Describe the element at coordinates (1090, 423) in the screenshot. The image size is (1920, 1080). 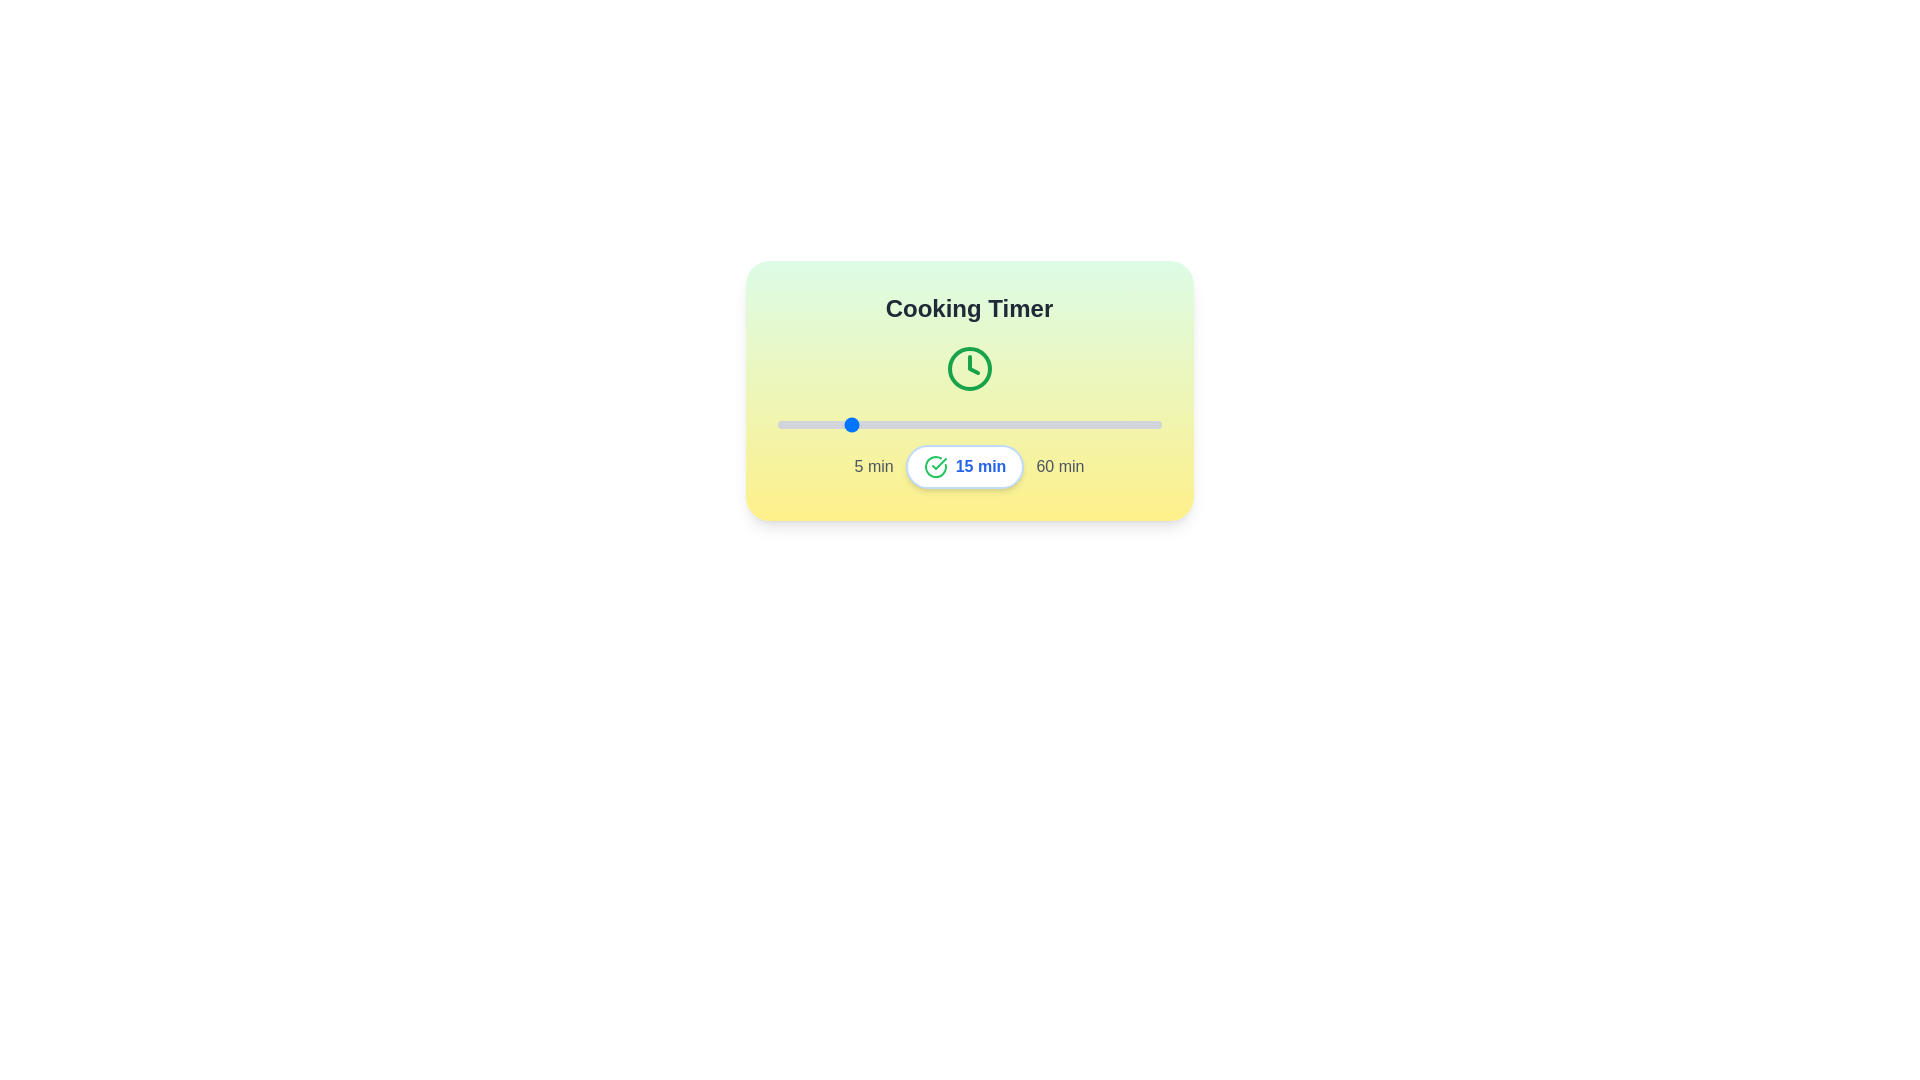
I see `cooking timer` at that location.